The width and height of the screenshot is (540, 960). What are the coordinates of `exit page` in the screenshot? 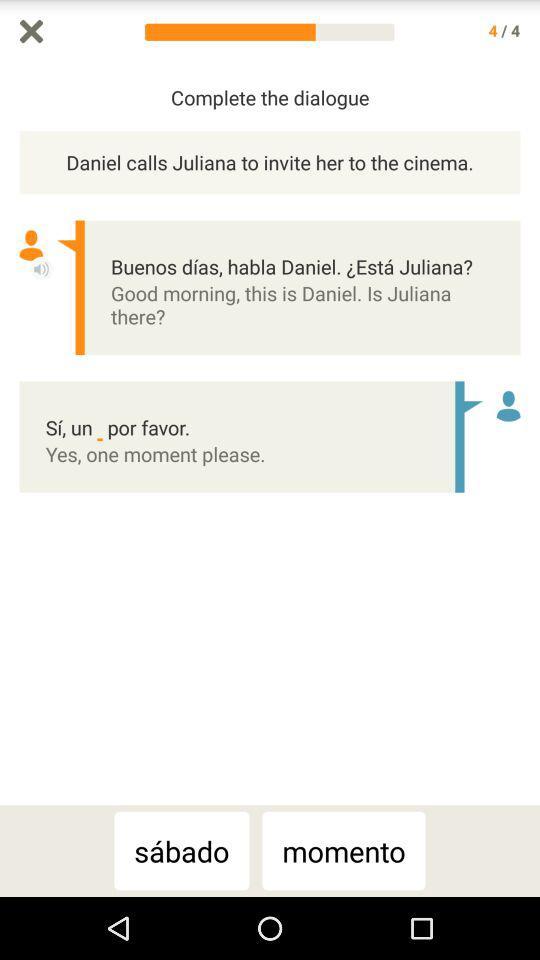 It's located at (30, 30).